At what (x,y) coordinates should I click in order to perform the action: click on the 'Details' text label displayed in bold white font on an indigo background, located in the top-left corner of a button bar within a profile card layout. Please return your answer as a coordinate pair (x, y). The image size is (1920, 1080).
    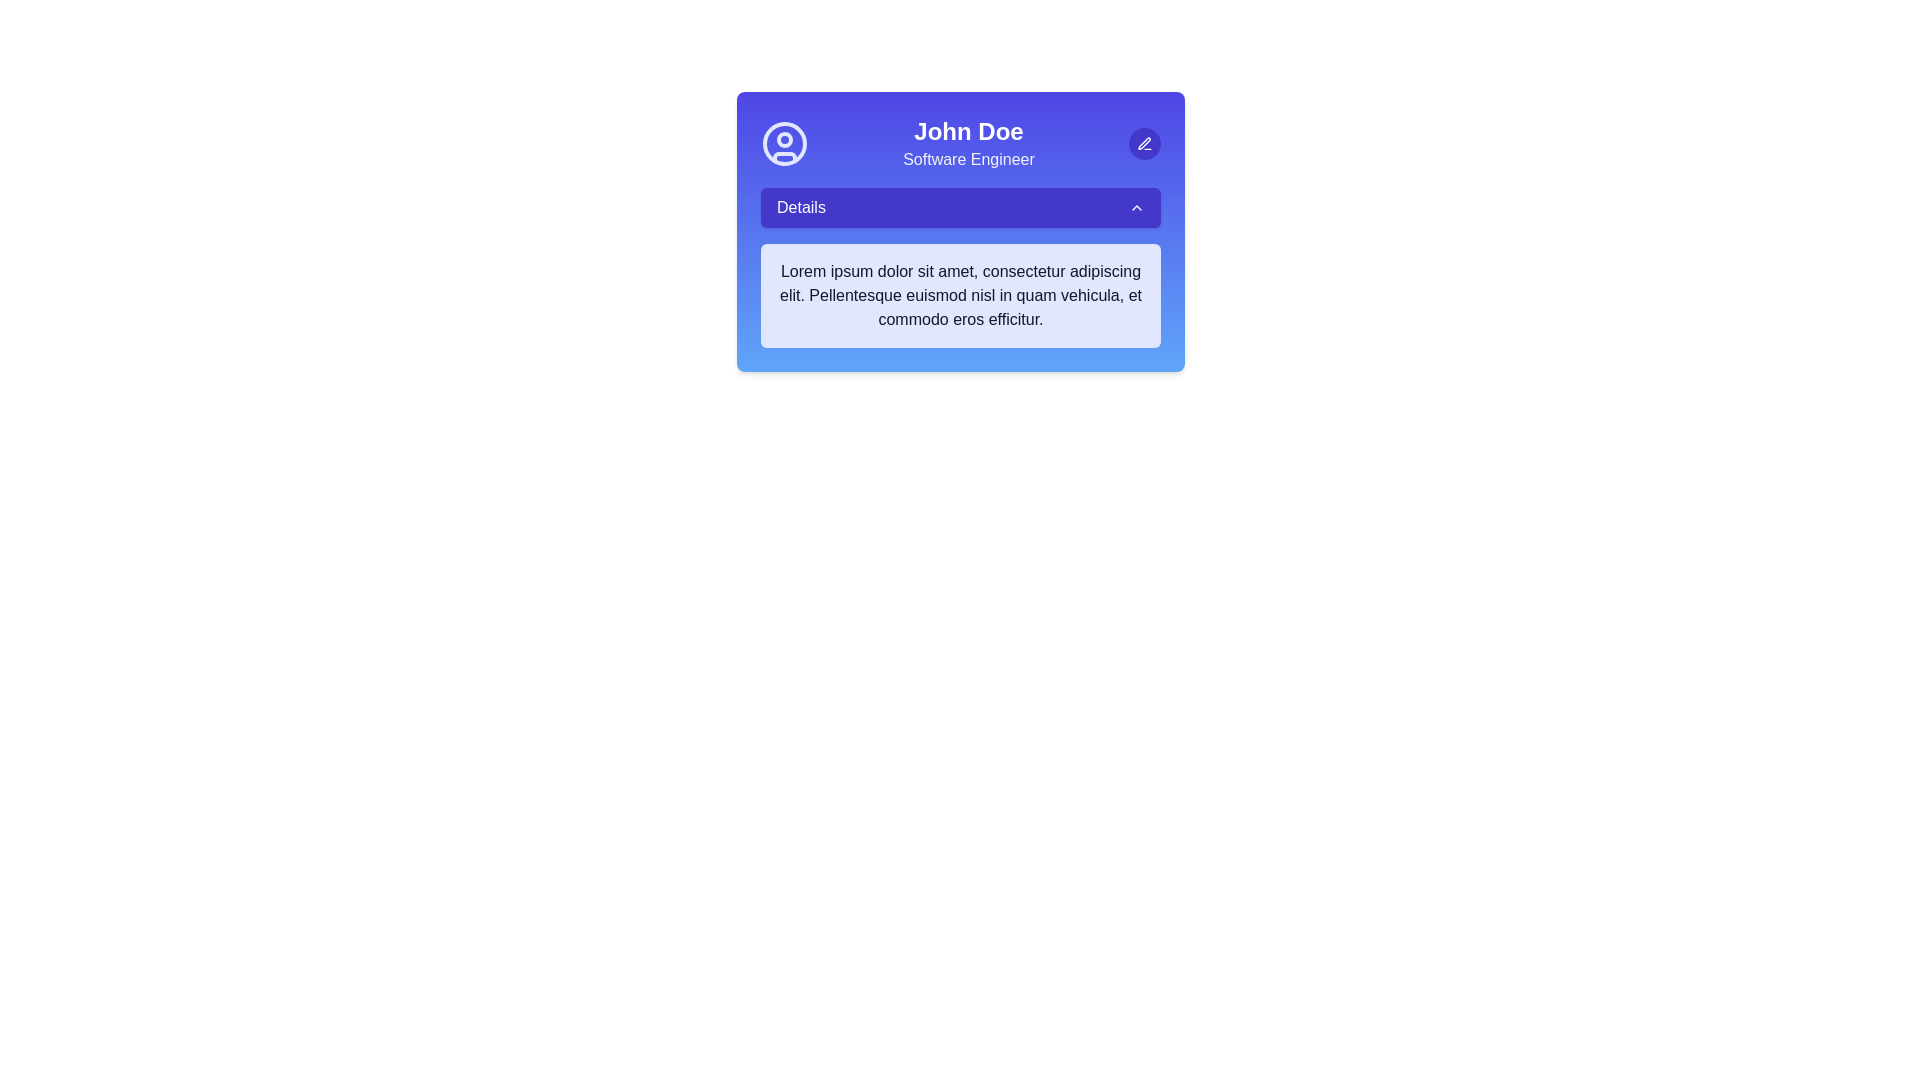
    Looking at the image, I should click on (801, 208).